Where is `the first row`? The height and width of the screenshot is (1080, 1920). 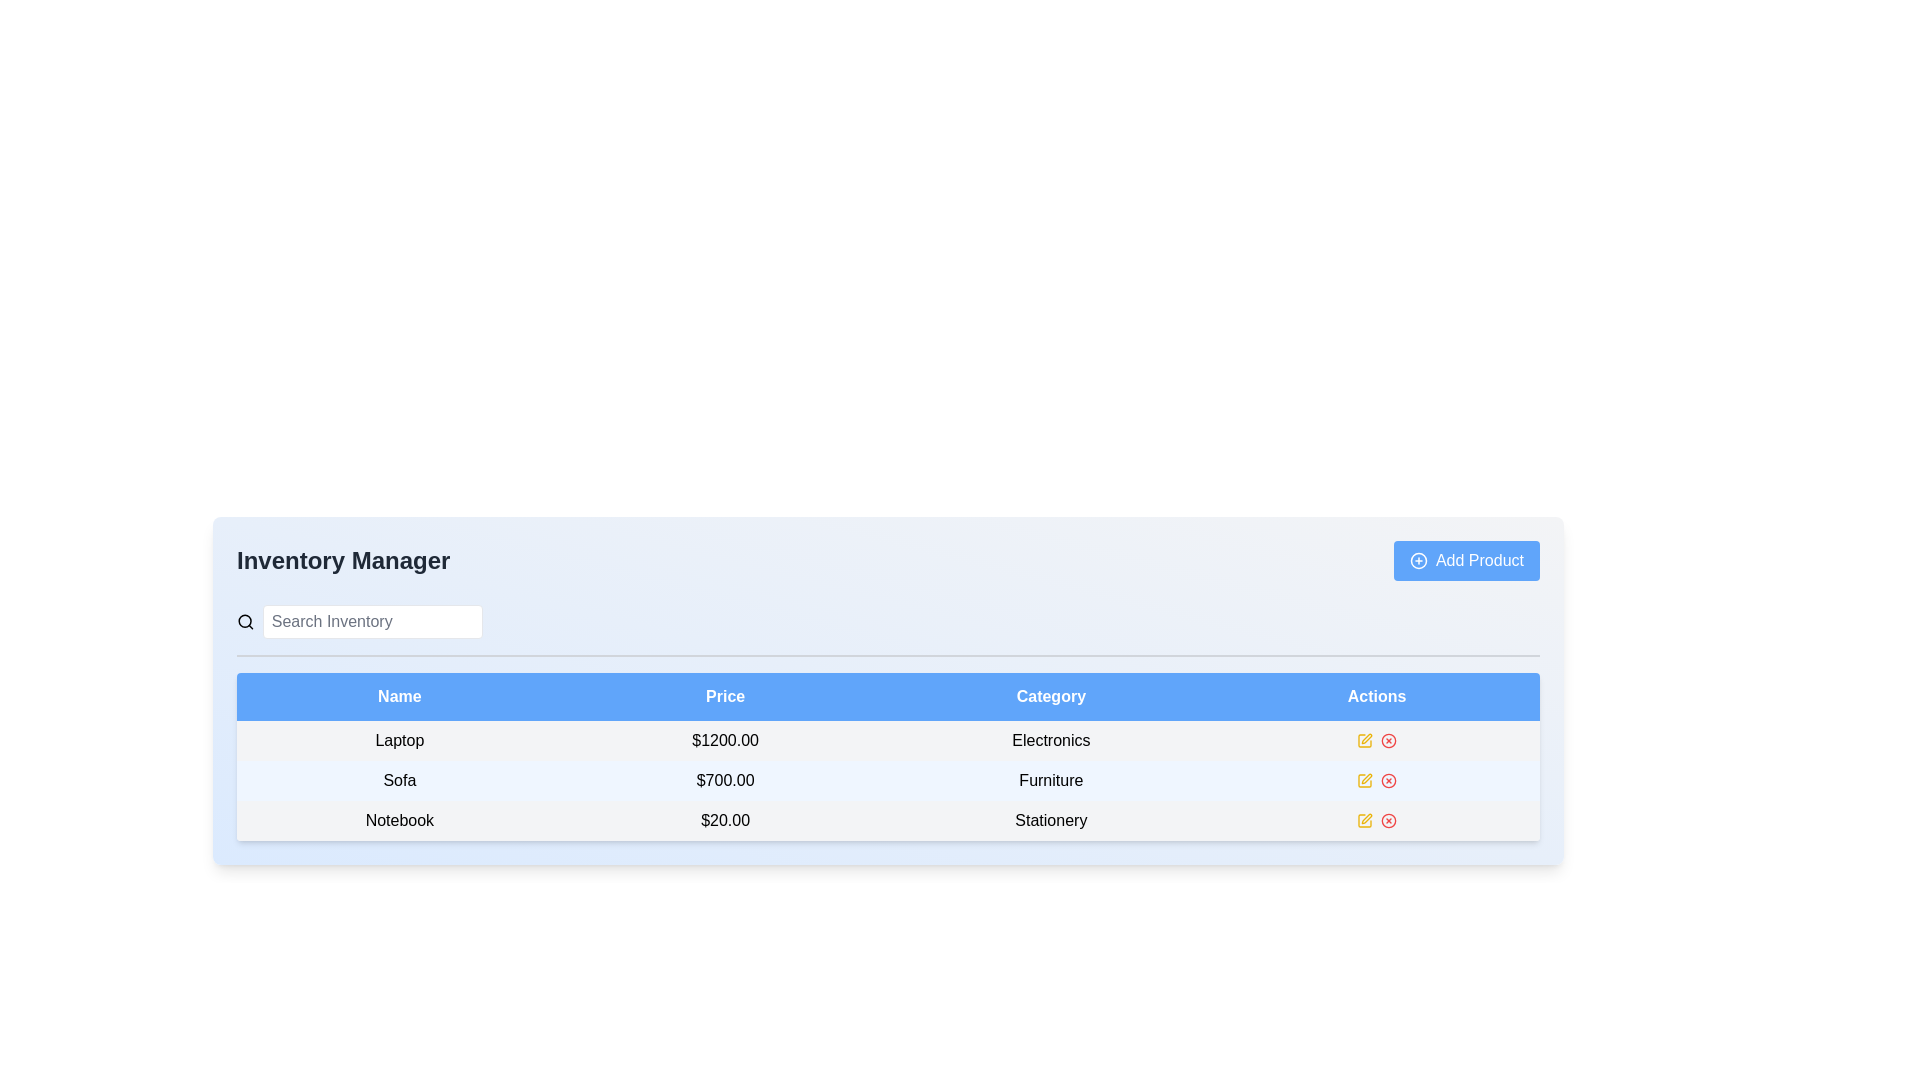
the first row is located at coordinates (887, 740).